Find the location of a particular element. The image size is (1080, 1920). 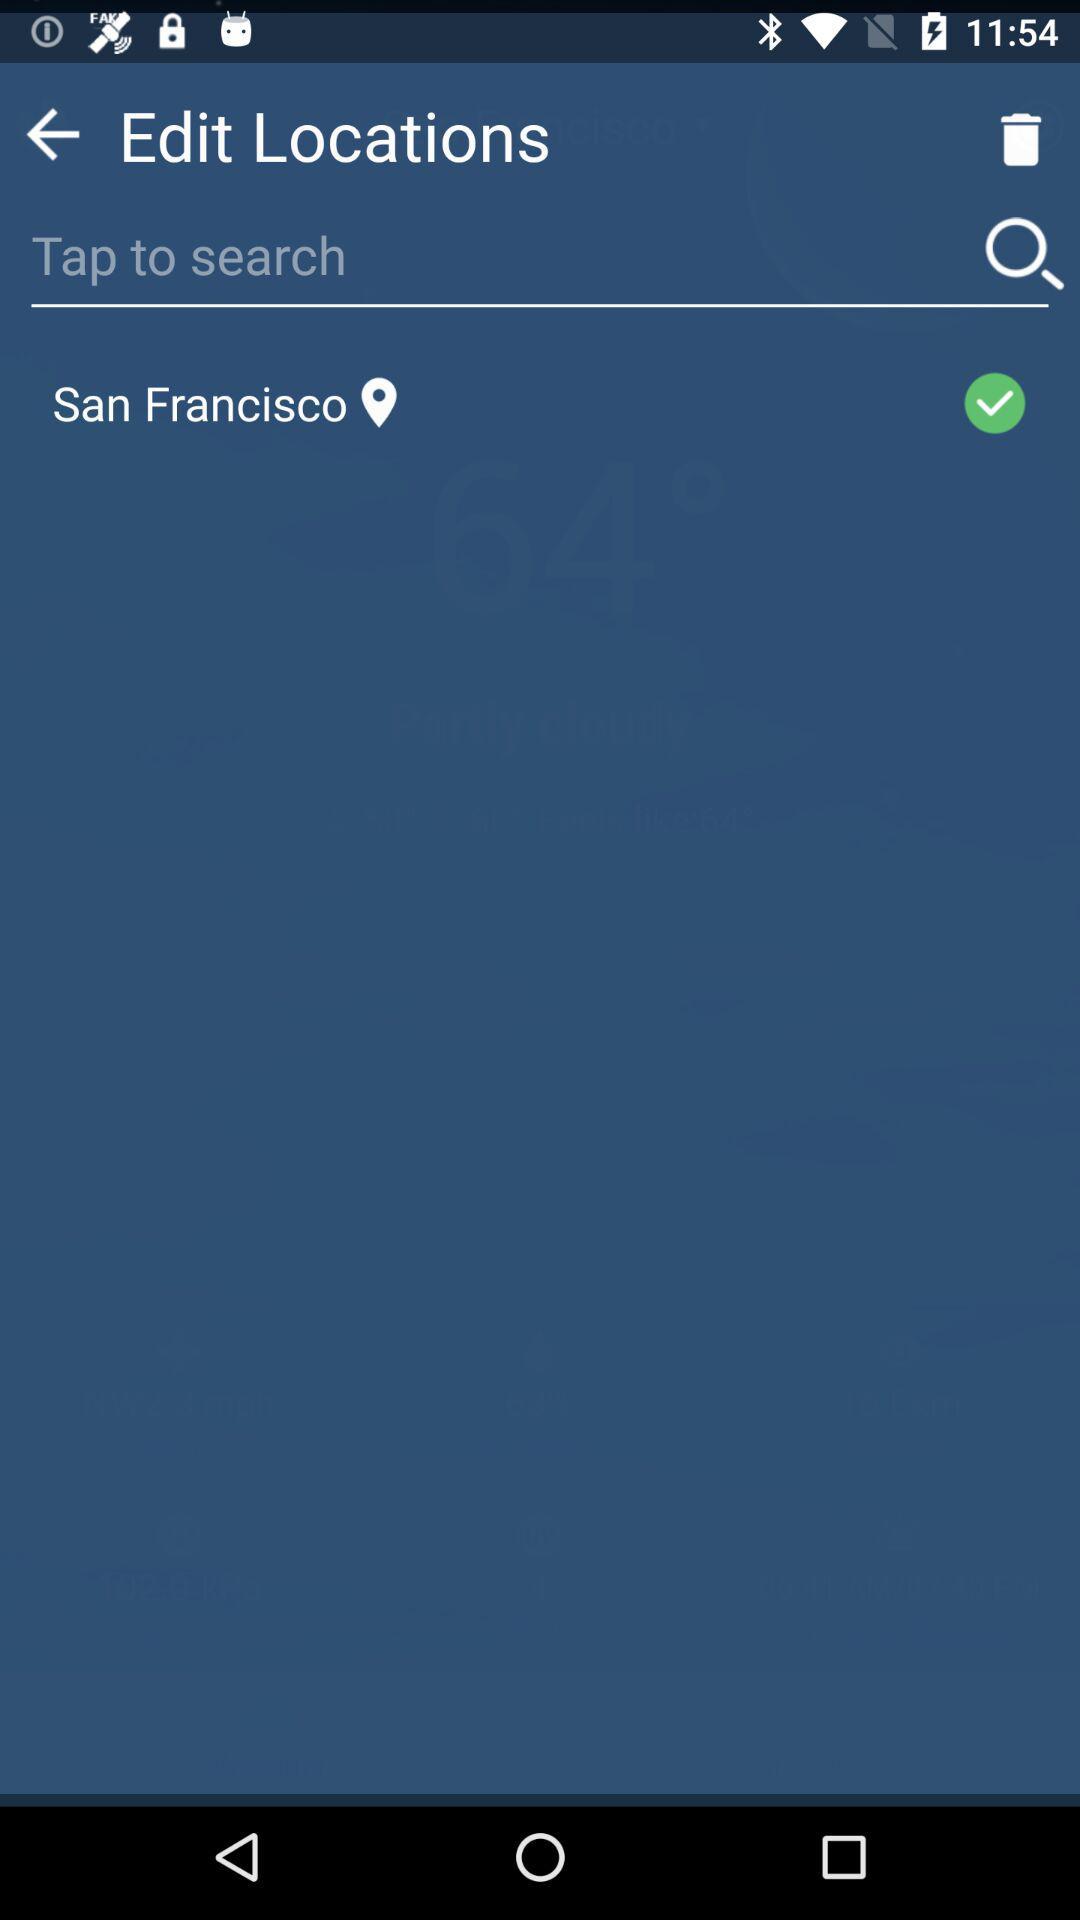

the search icon is located at coordinates (1024, 240).